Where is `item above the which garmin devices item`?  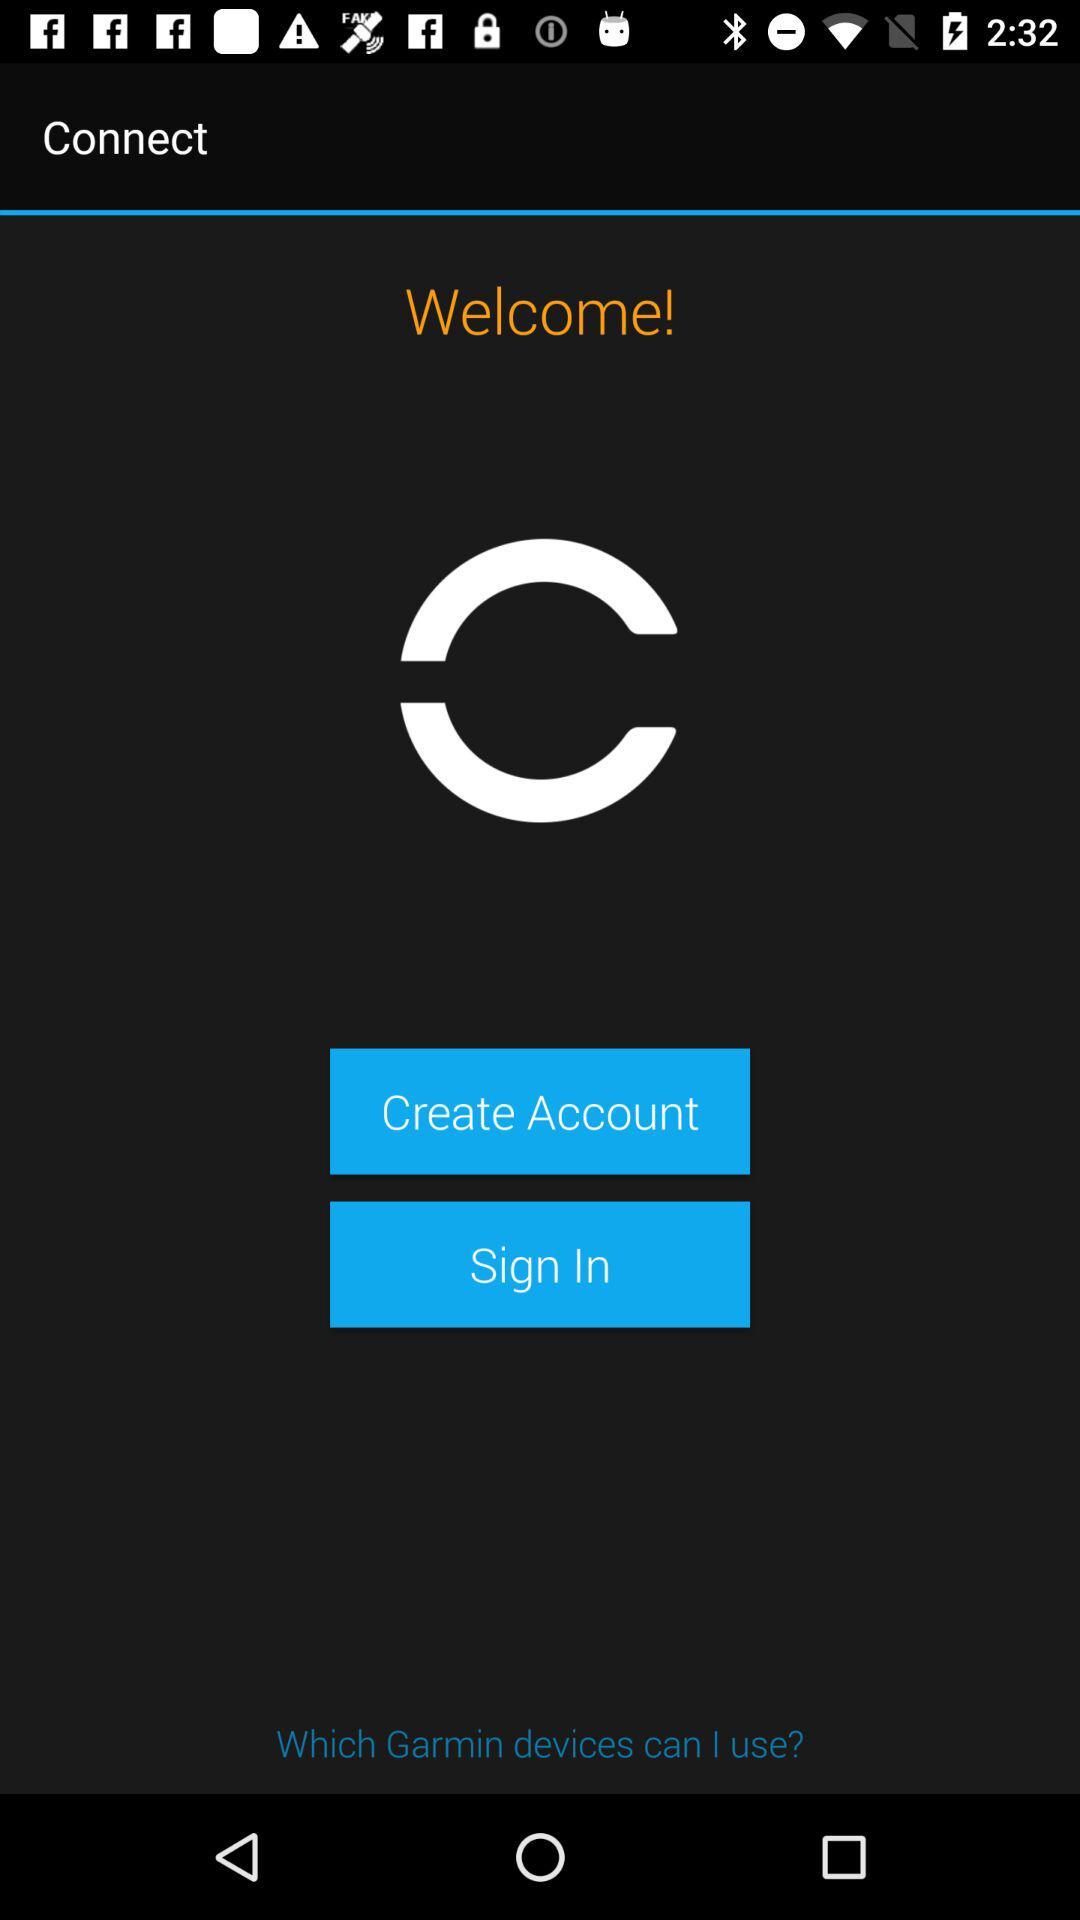
item above the which garmin devices item is located at coordinates (540, 1263).